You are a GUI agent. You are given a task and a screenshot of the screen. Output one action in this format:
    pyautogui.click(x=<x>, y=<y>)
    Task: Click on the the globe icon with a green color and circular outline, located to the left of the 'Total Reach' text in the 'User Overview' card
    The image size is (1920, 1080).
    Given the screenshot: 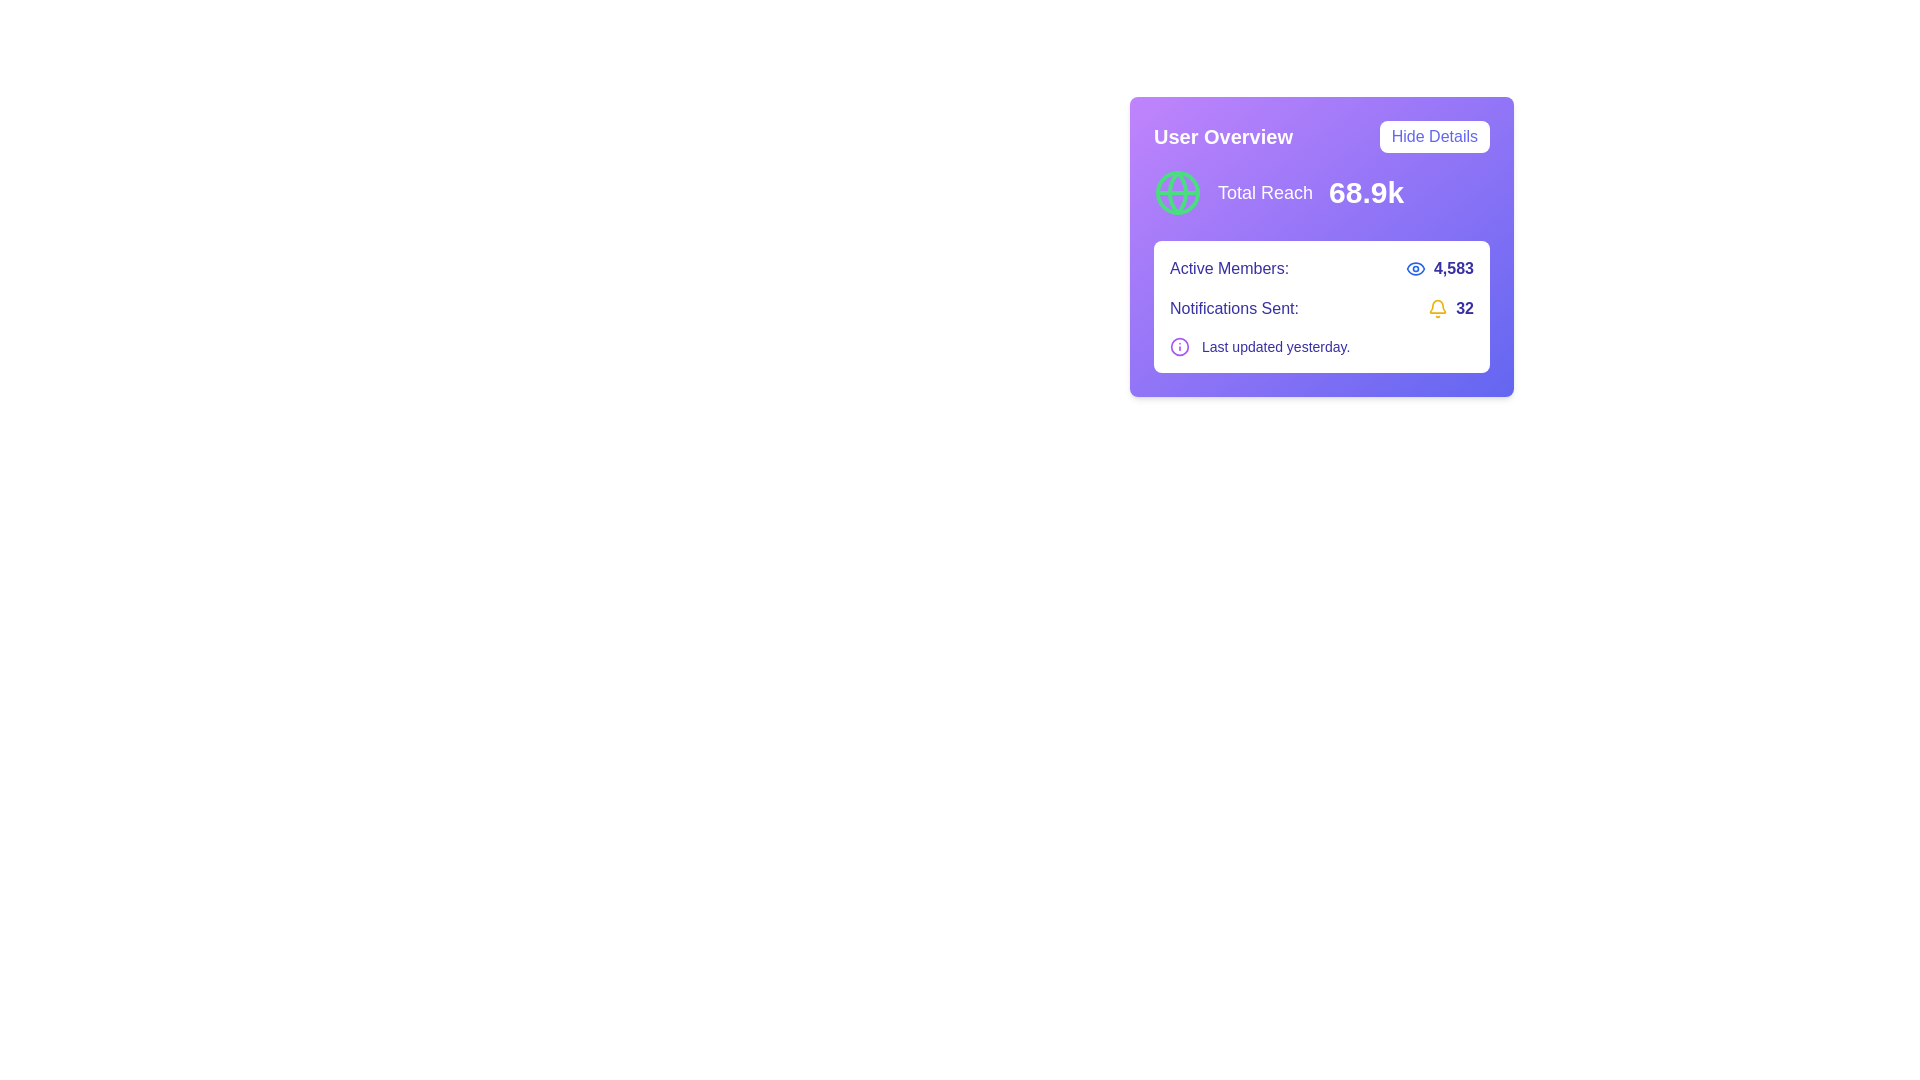 What is the action you would take?
    pyautogui.click(x=1177, y=192)
    